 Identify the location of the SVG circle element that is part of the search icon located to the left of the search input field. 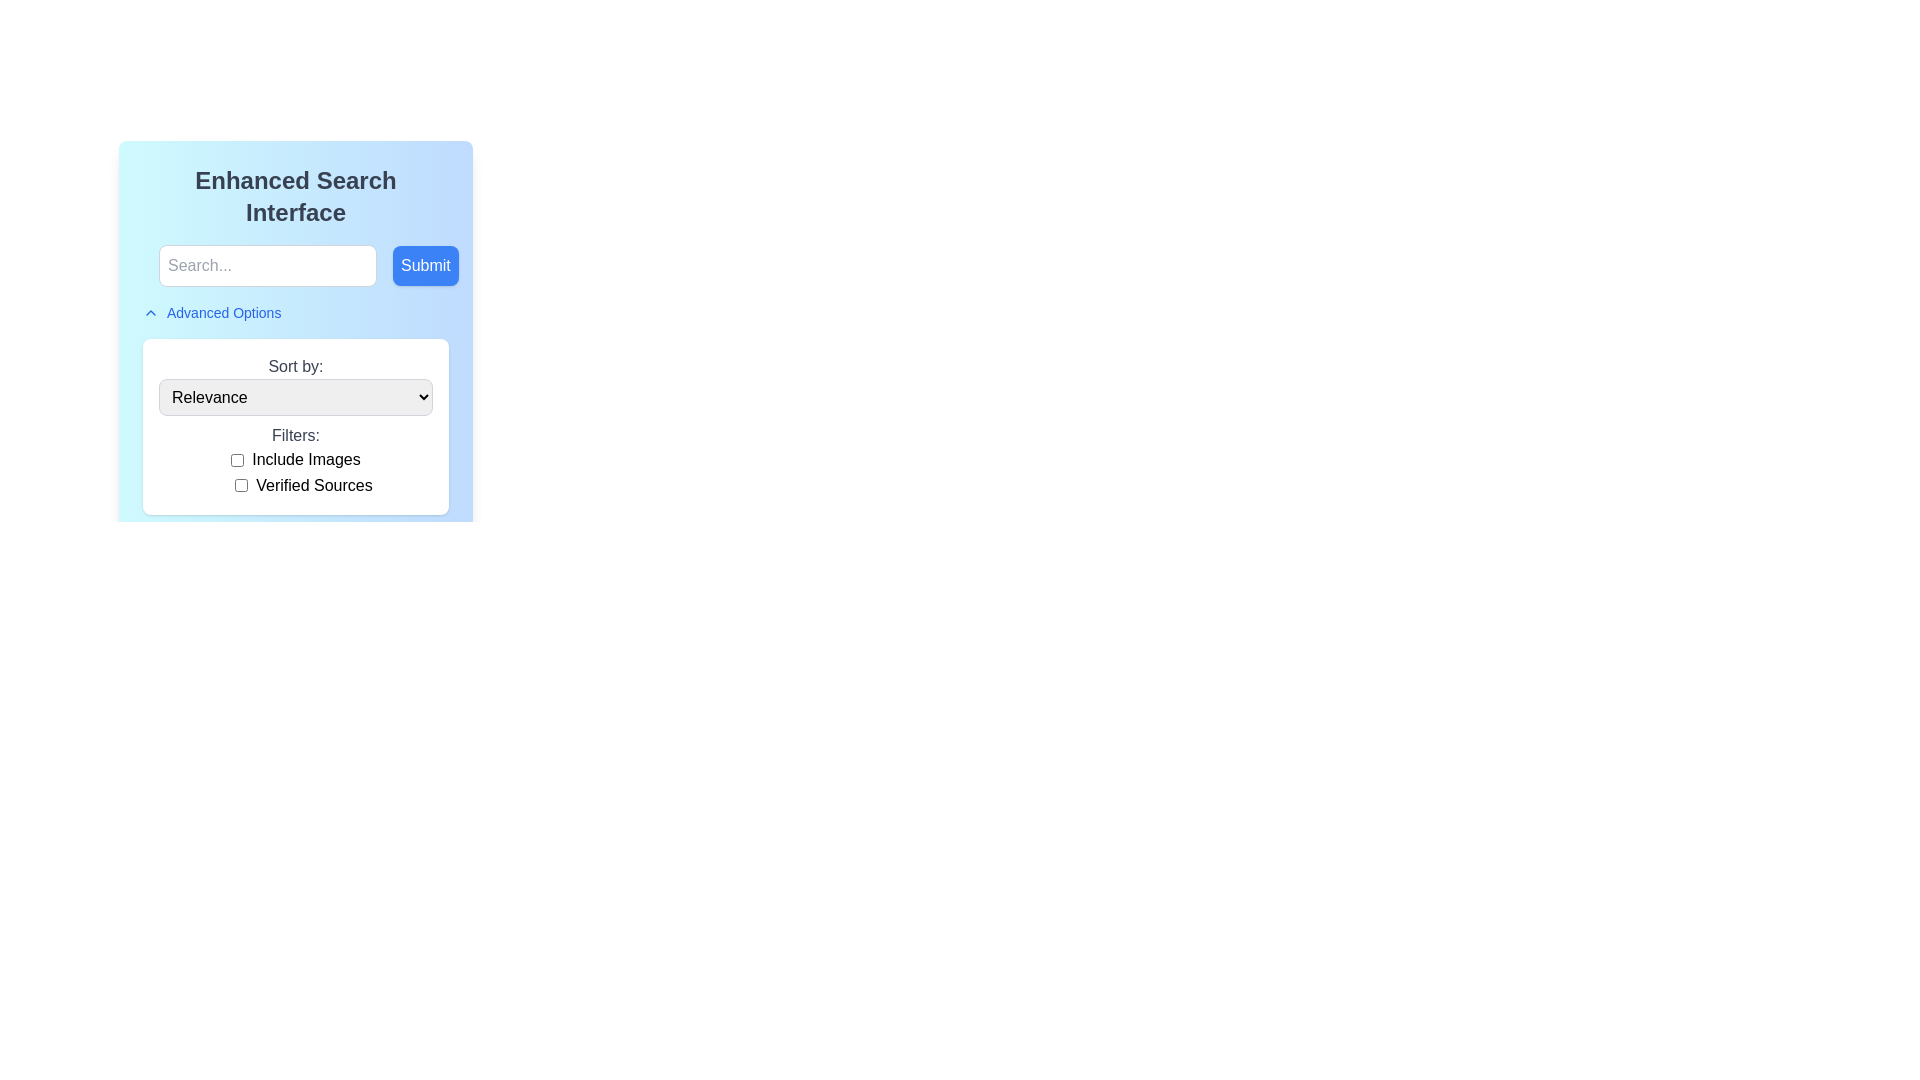
(152, 264).